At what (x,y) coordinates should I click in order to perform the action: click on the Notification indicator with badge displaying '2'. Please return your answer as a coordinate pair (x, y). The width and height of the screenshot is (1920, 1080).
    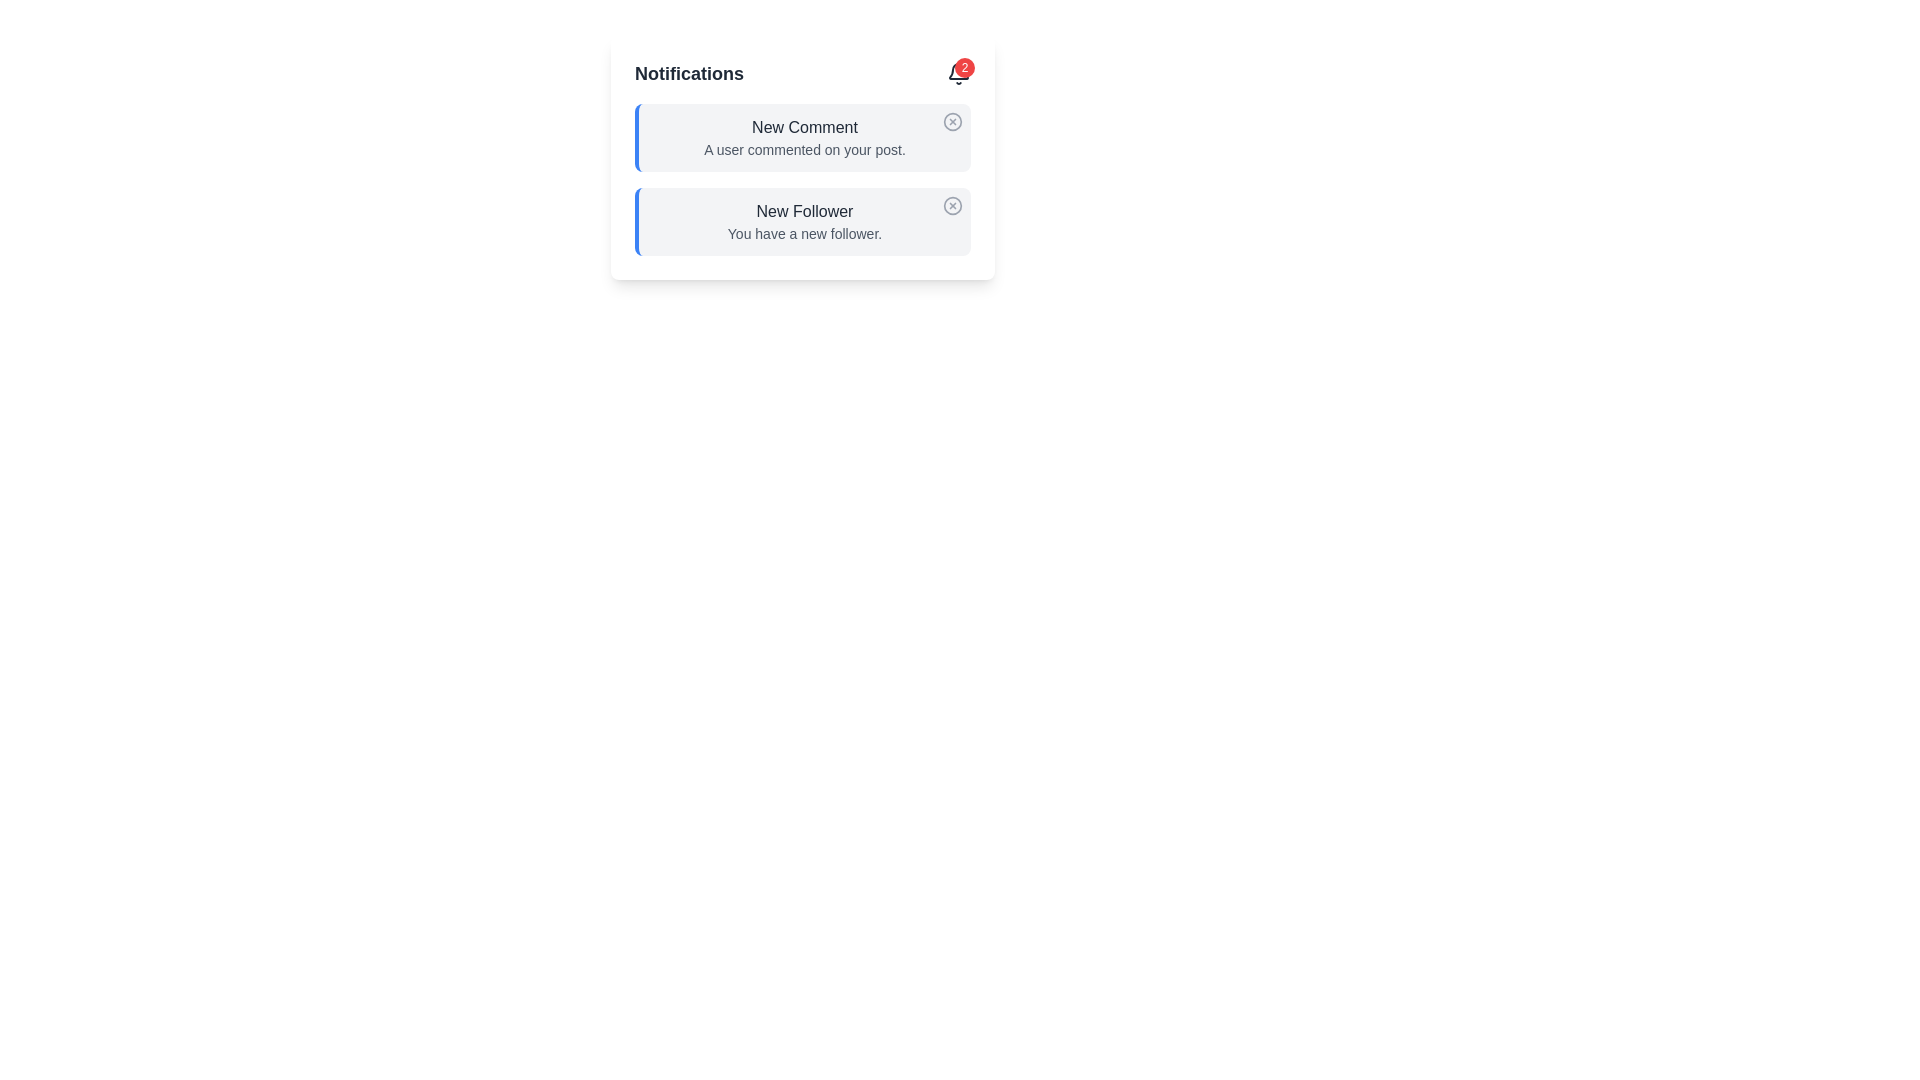
    Looking at the image, I should click on (958, 72).